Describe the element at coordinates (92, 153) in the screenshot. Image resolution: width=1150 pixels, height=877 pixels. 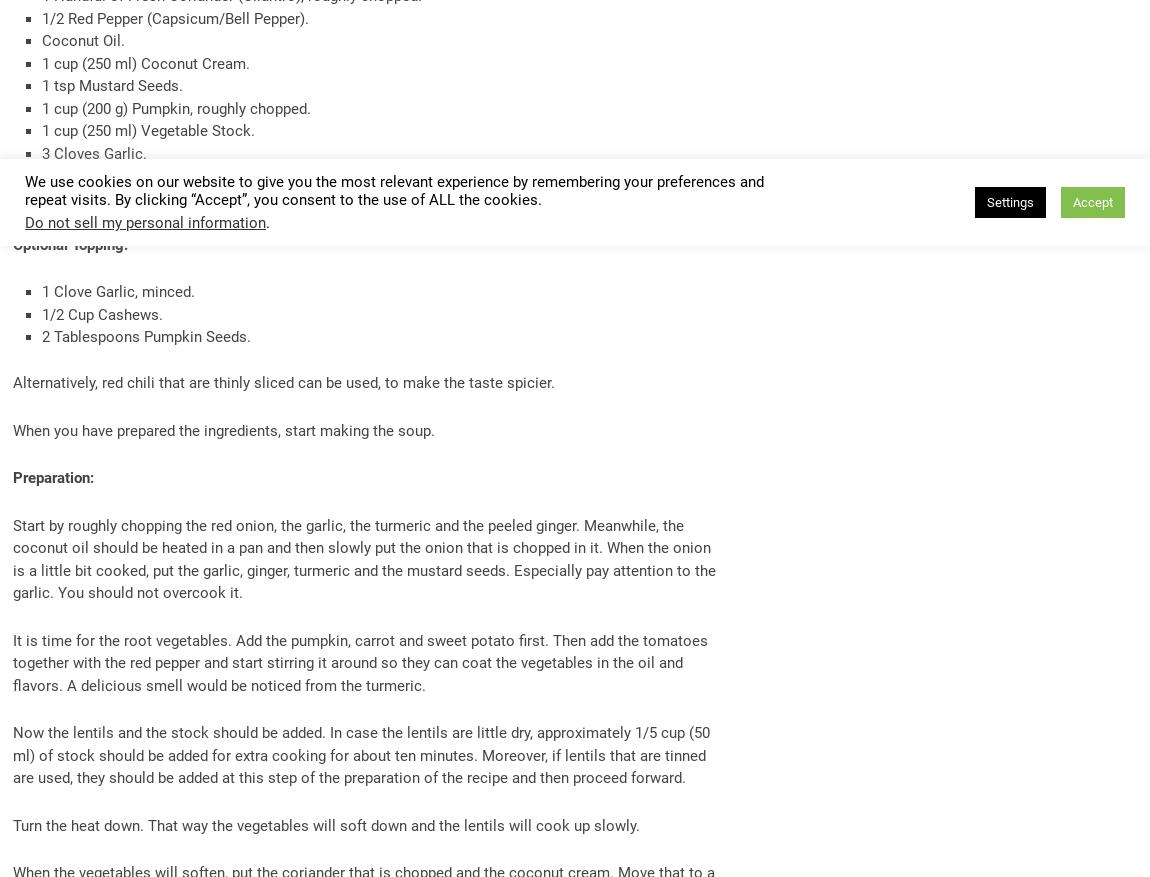
I see `'3 Cloves Garlic.'` at that location.